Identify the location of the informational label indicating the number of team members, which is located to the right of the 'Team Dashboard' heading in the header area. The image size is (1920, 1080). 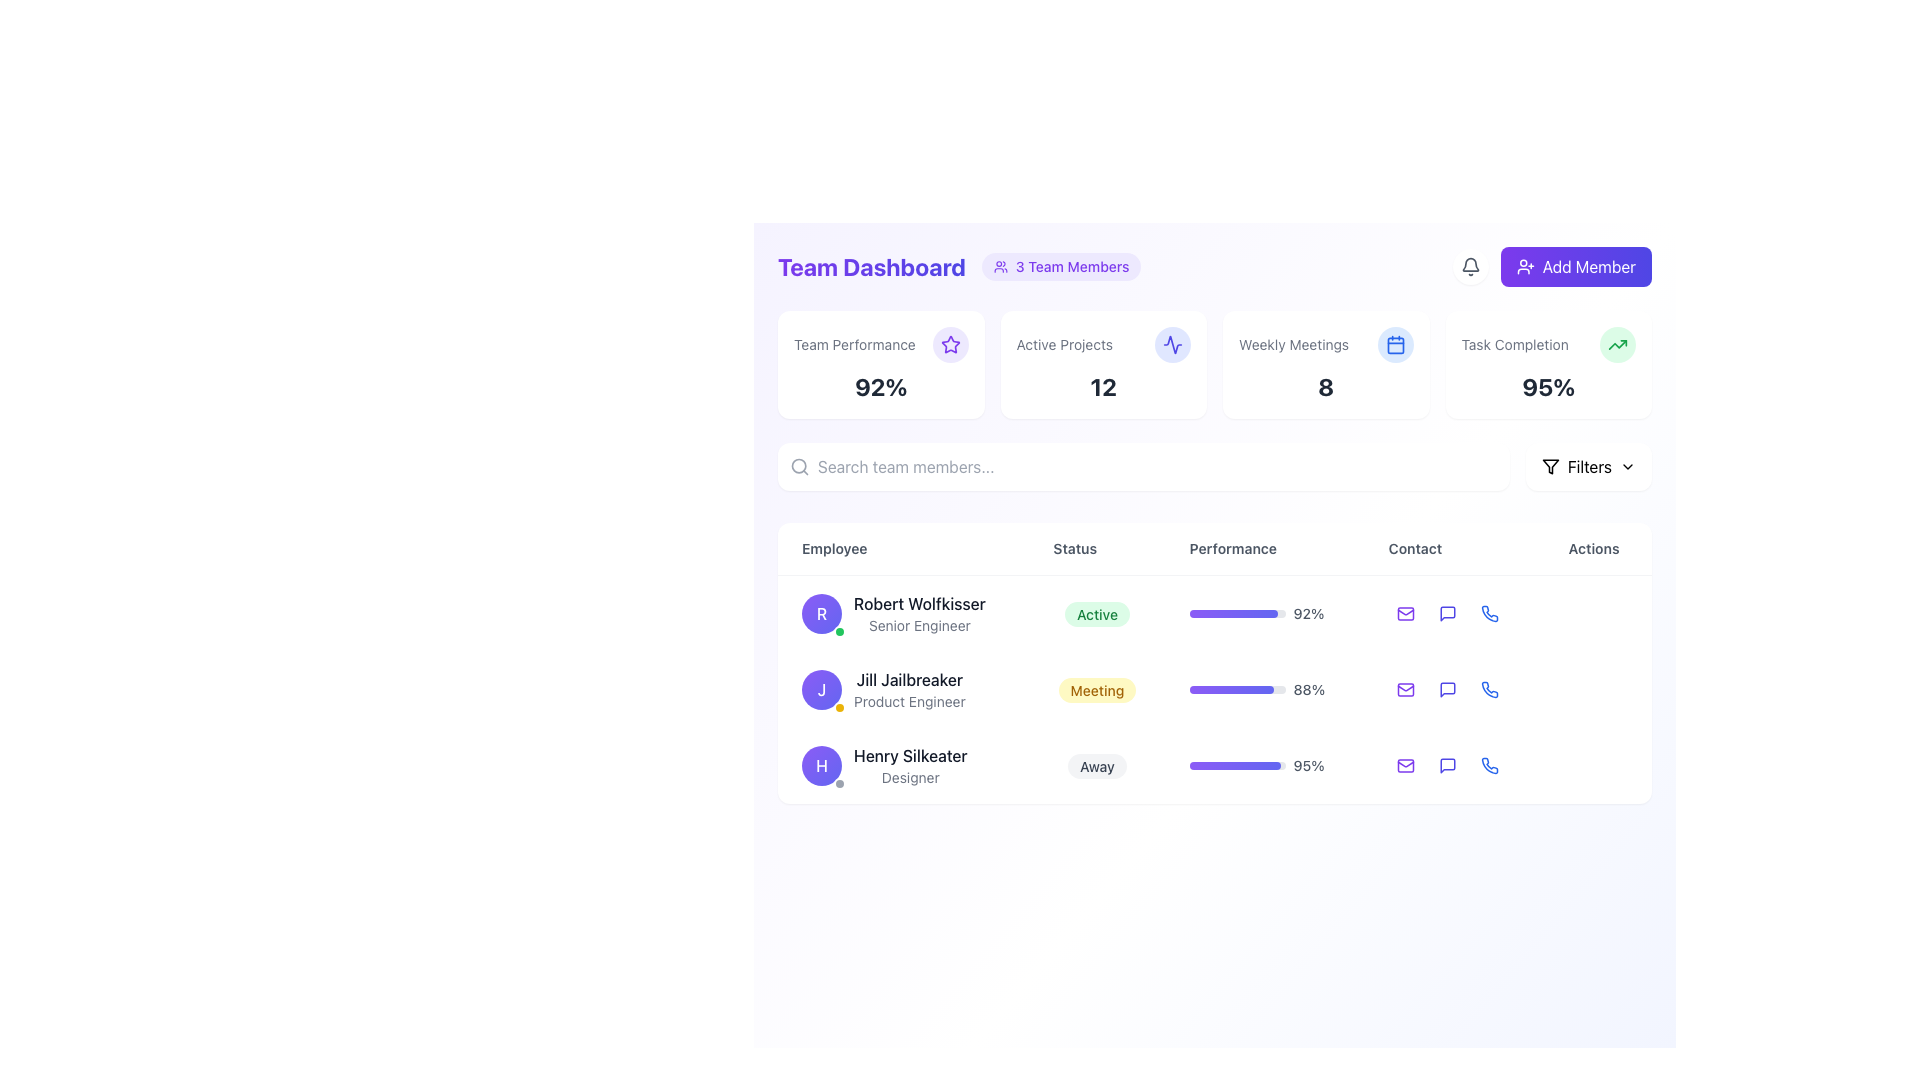
(1060, 265).